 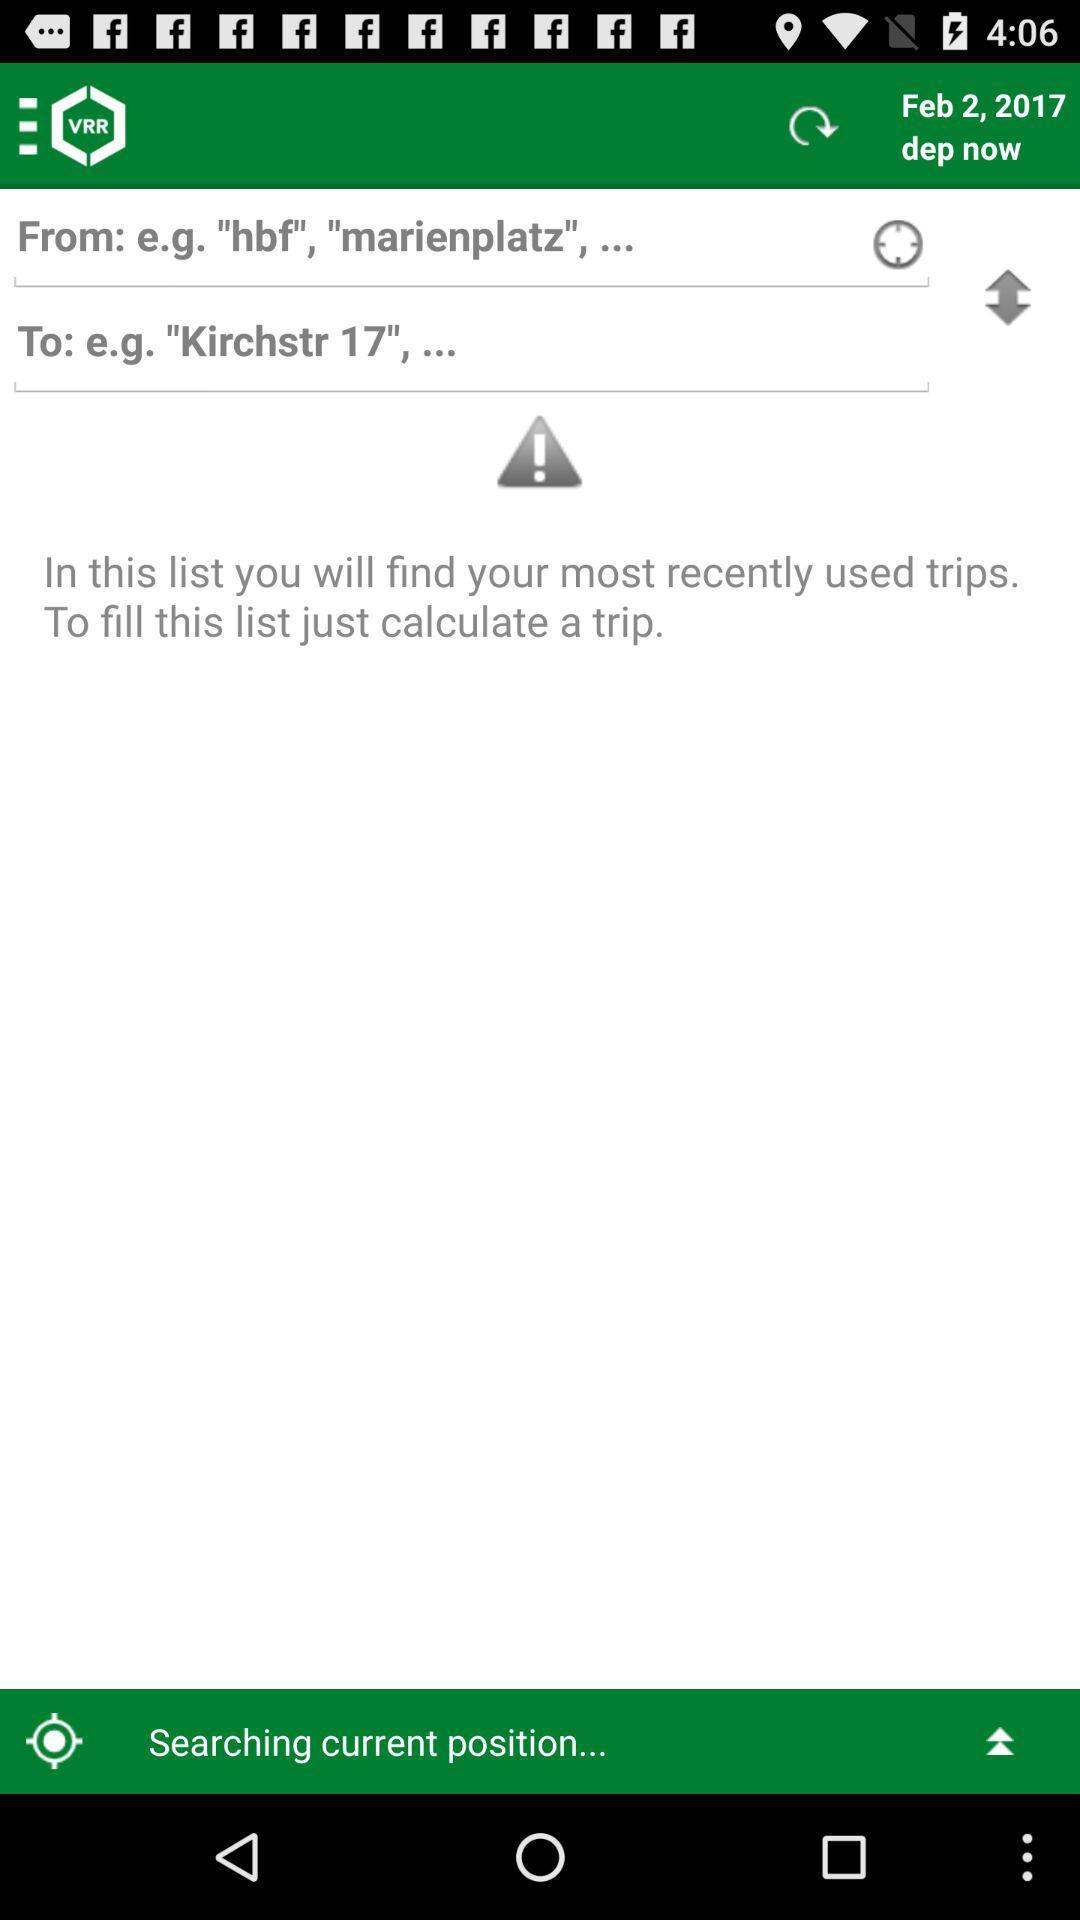 What do you see at coordinates (1007, 296) in the screenshot?
I see `app above in this list` at bounding box center [1007, 296].